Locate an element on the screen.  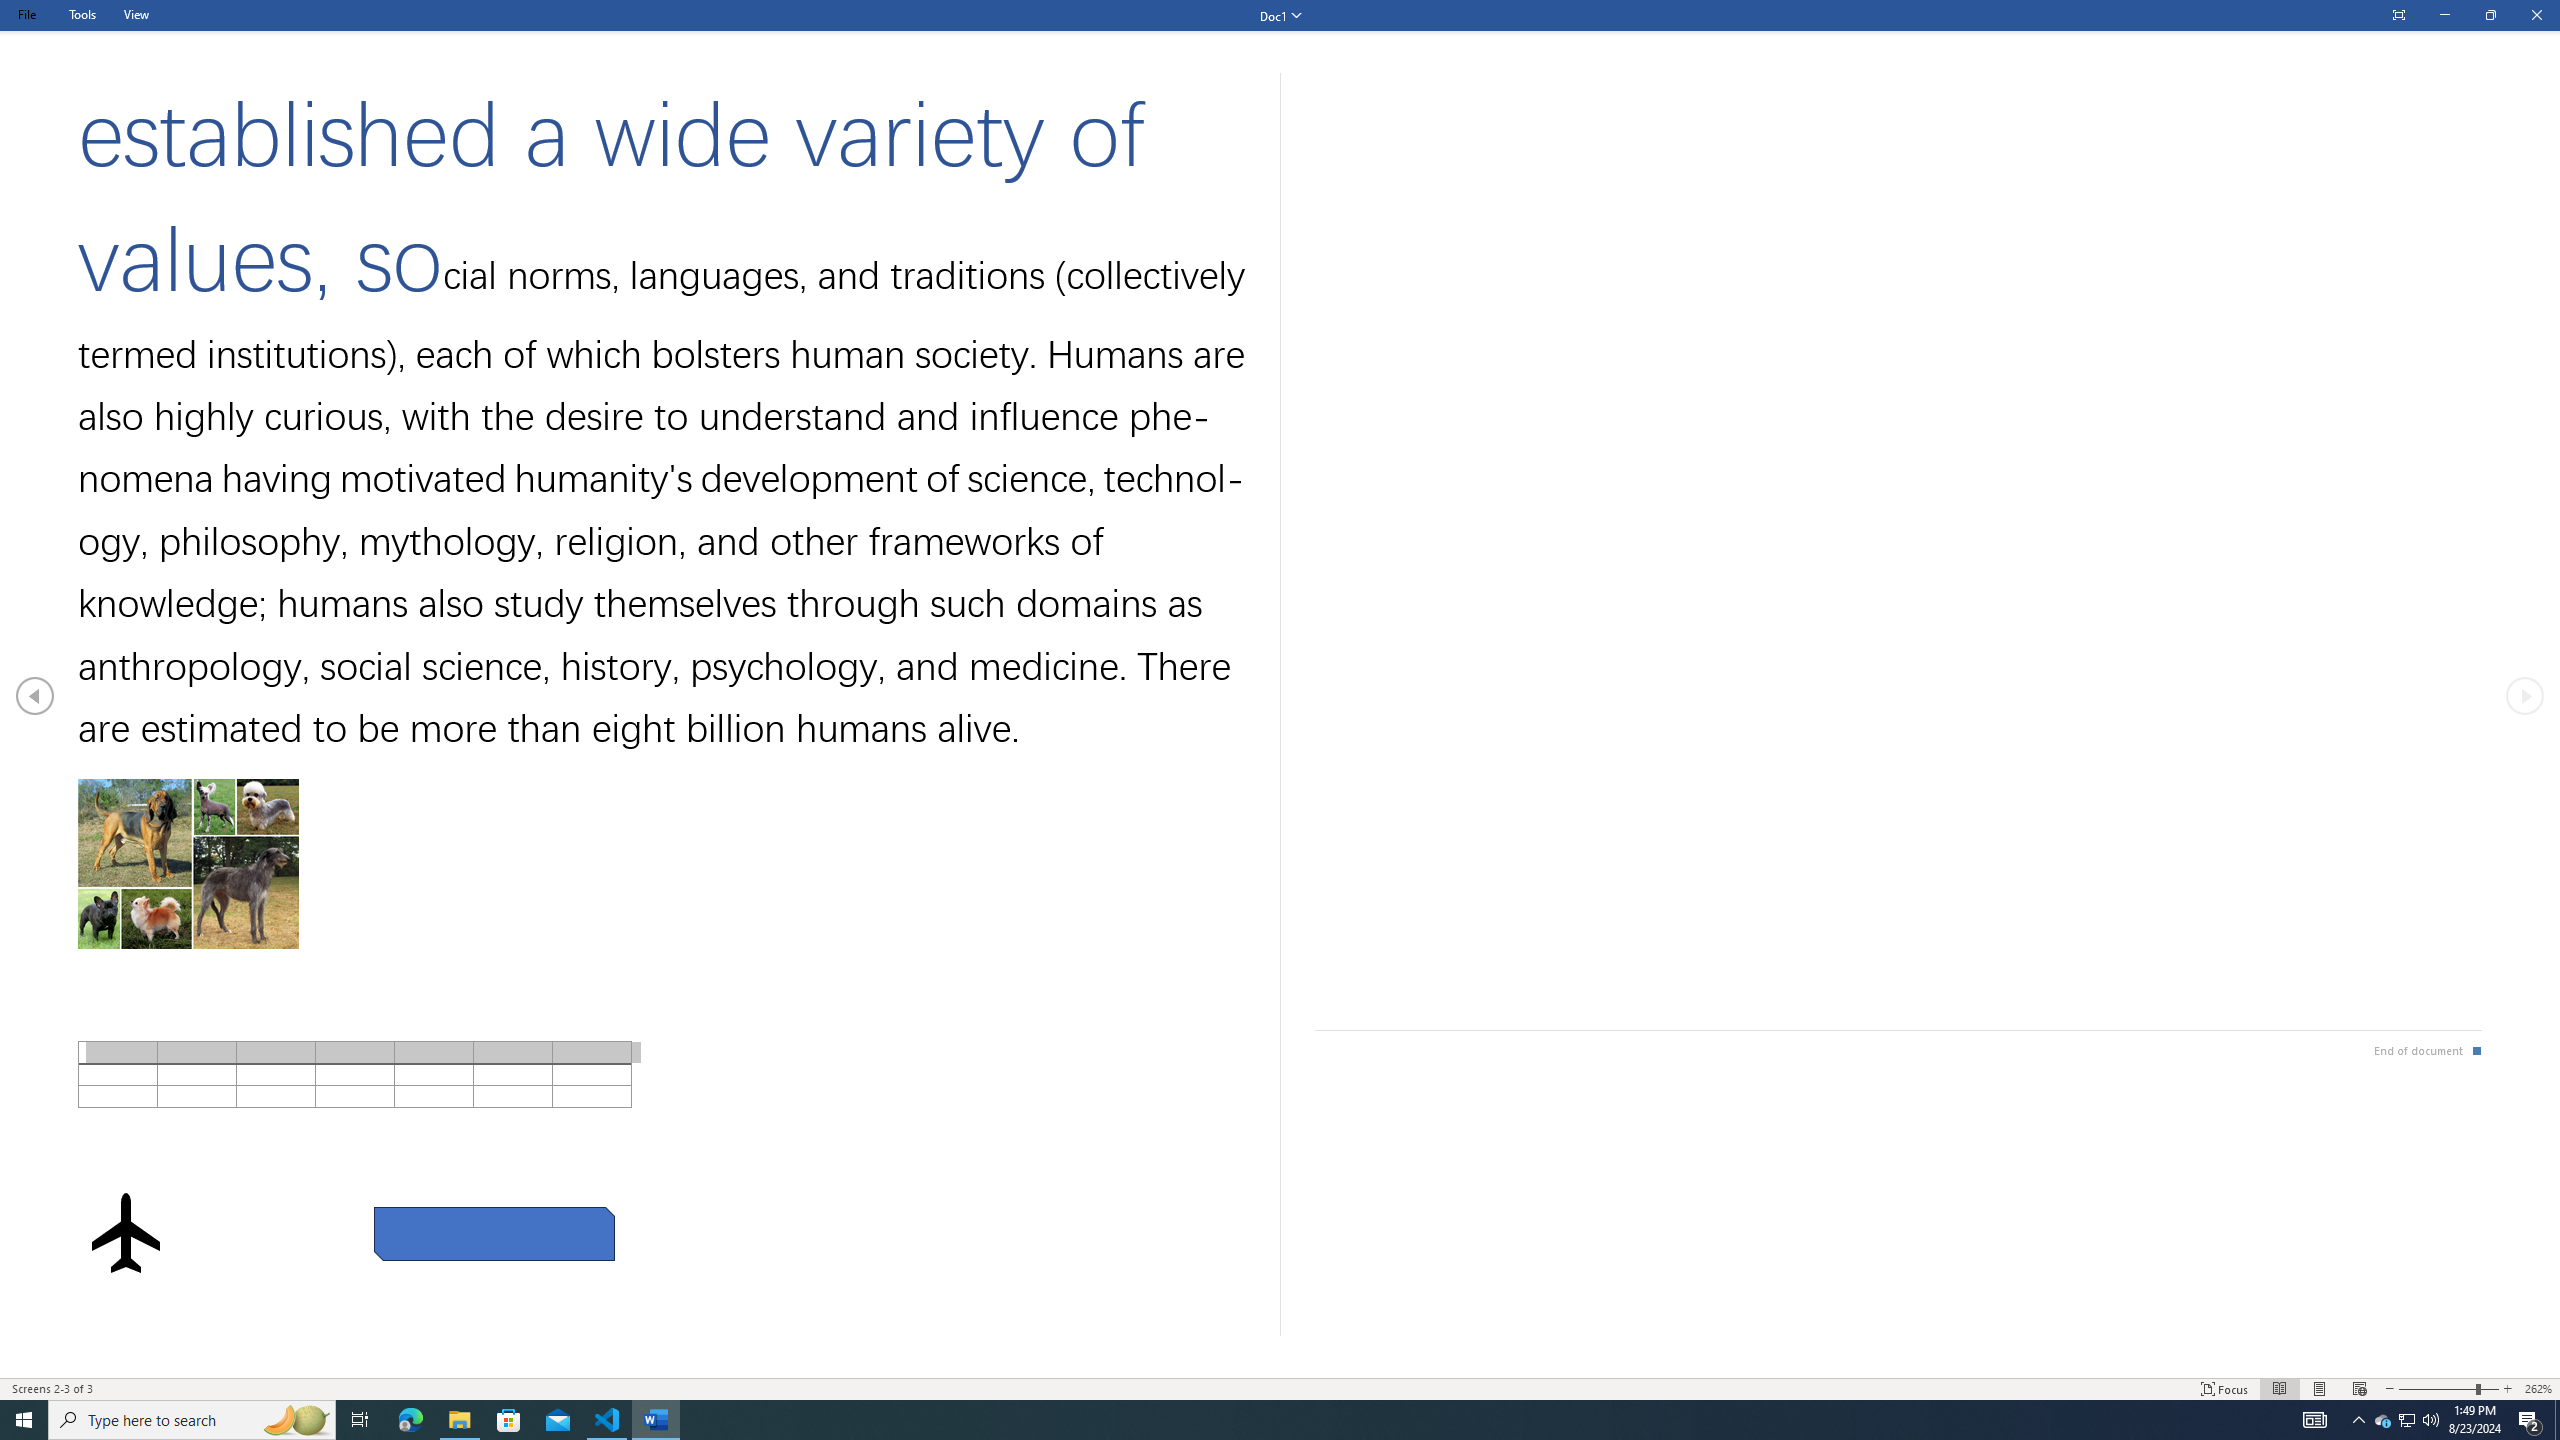
'Morphological variation in six dogs' is located at coordinates (187, 863).